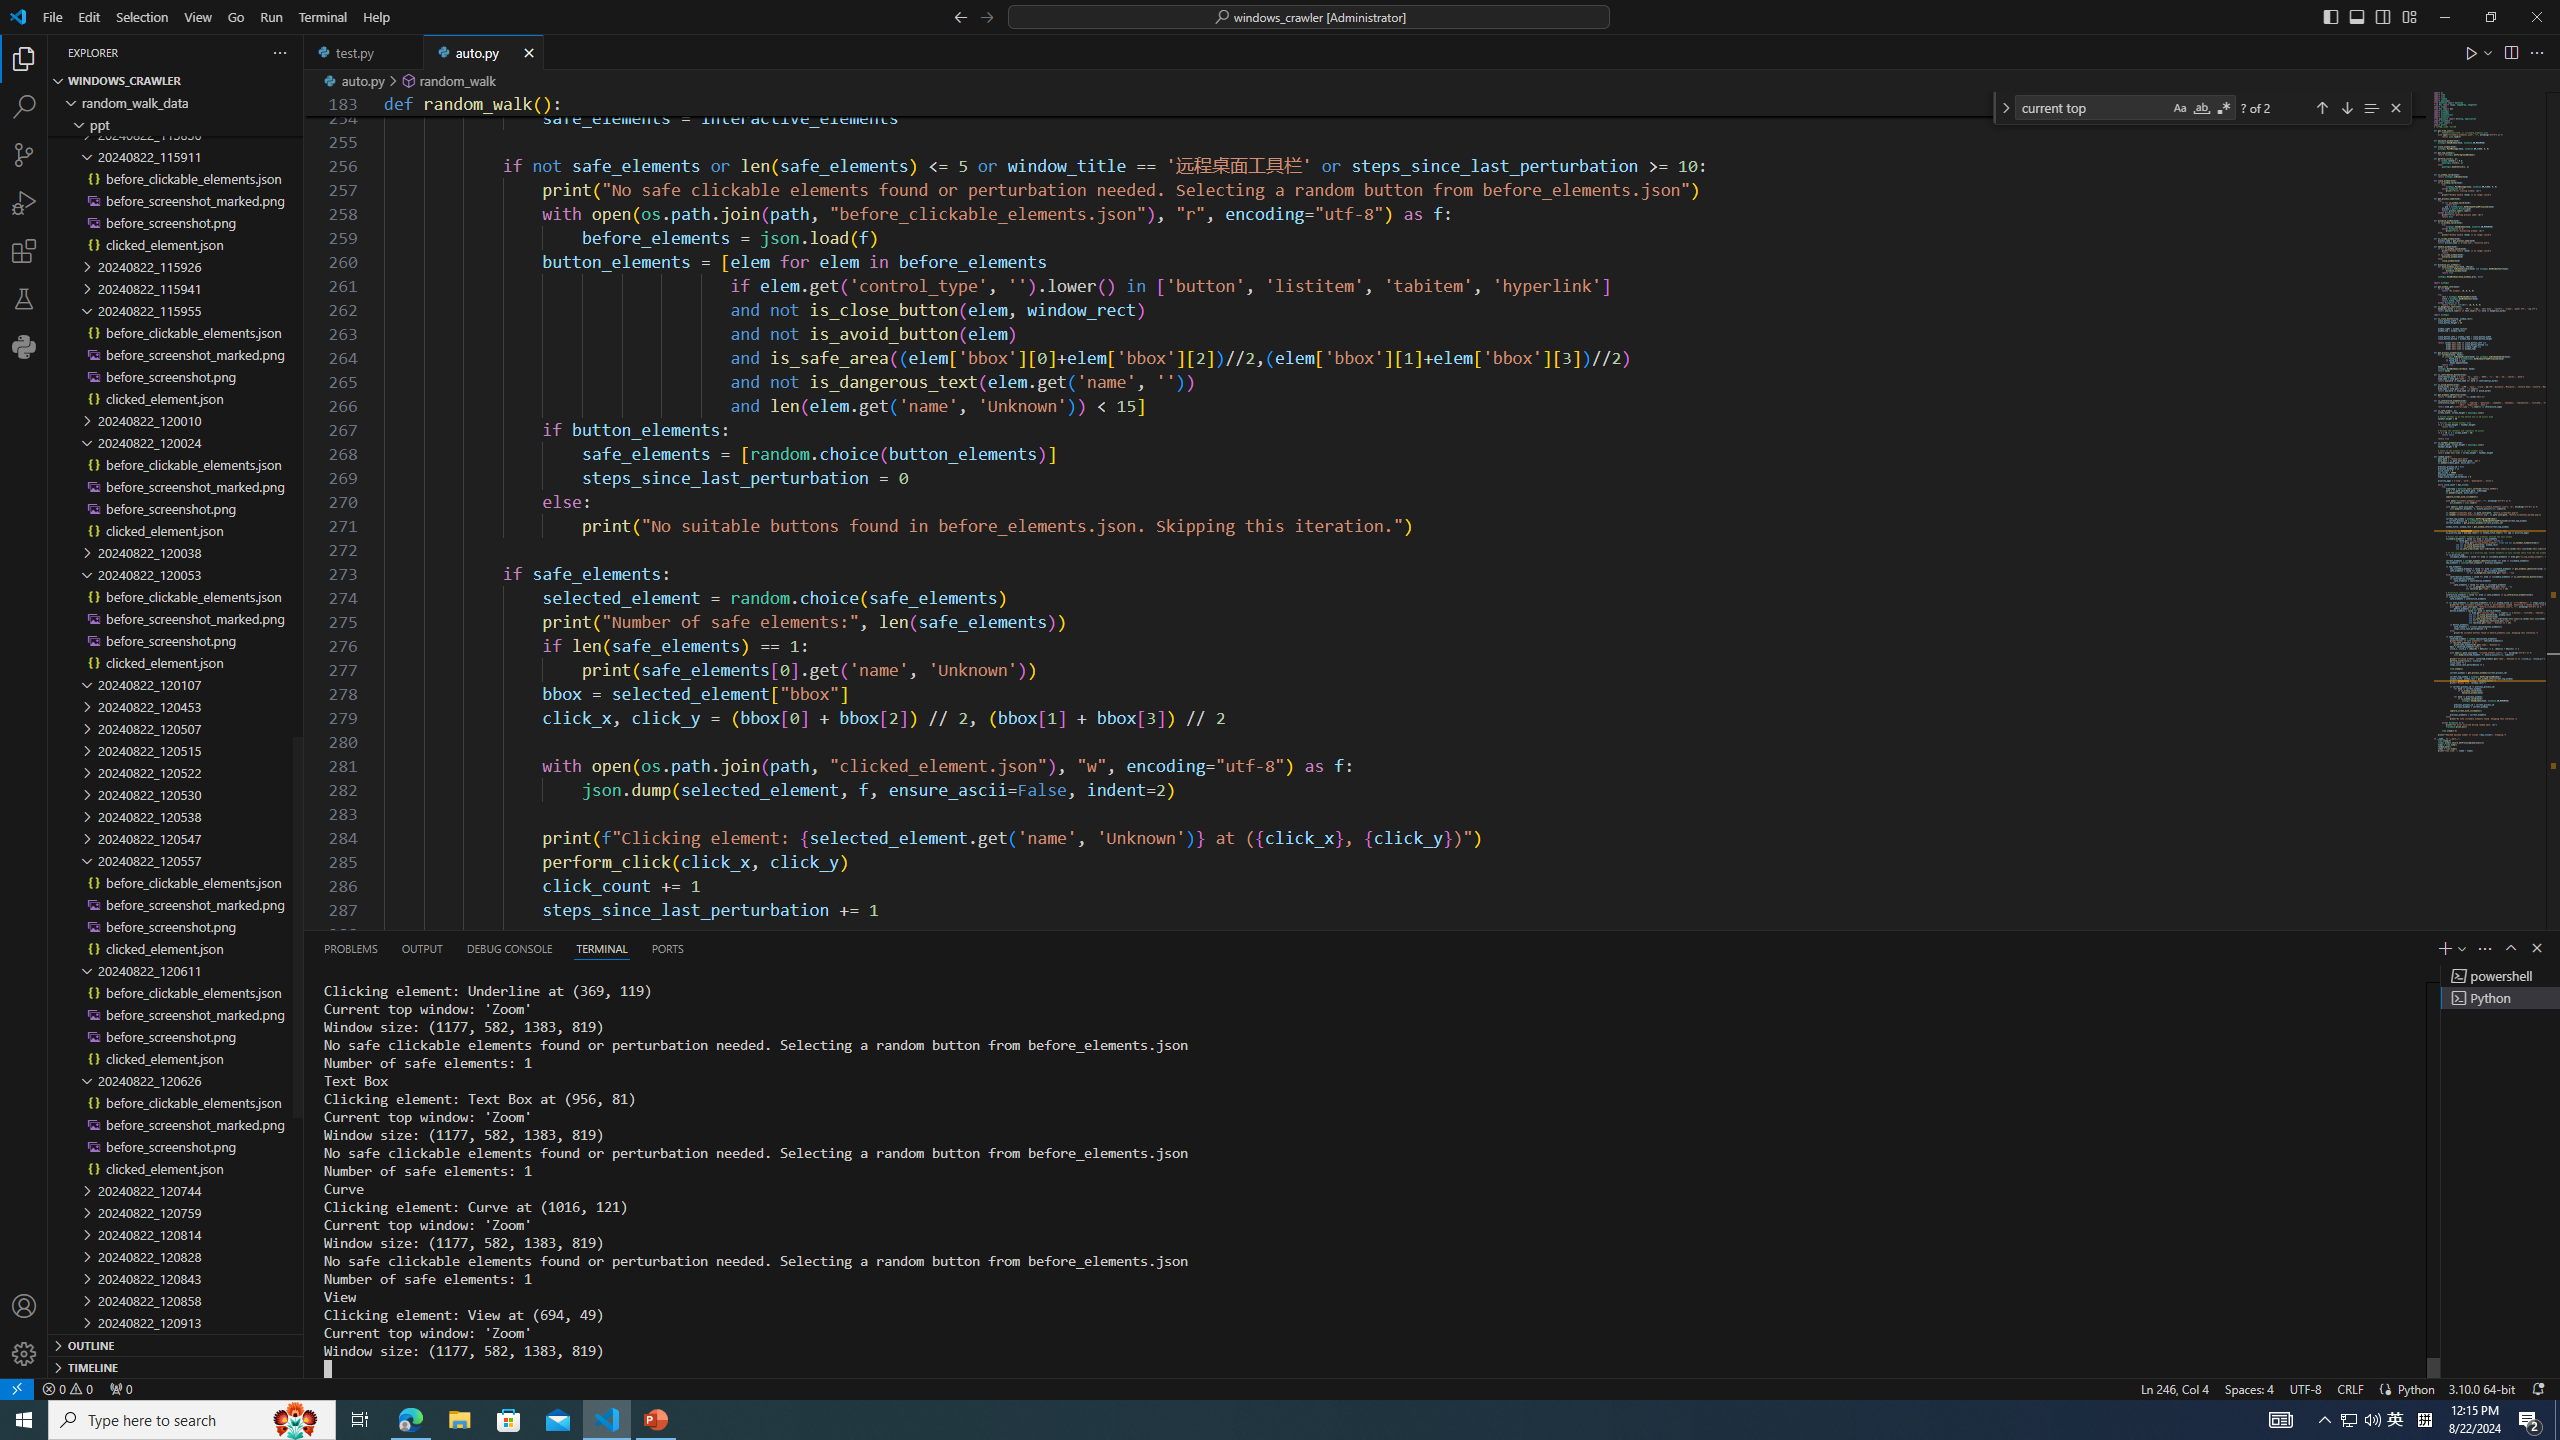 The width and height of the screenshot is (2560, 1440). Describe the element at coordinates (52, 16) in the screenshot. I see `'File'` at that location.